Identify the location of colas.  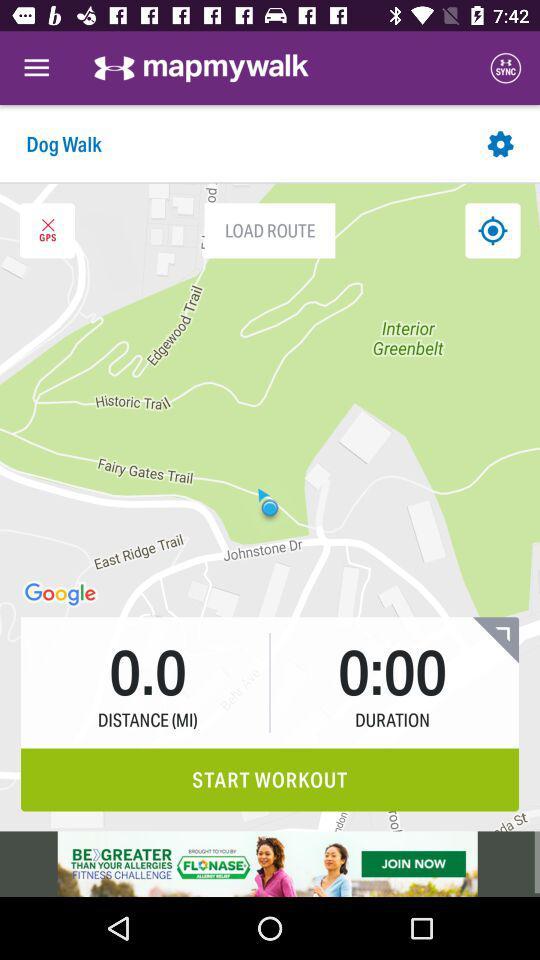
(47, 230).